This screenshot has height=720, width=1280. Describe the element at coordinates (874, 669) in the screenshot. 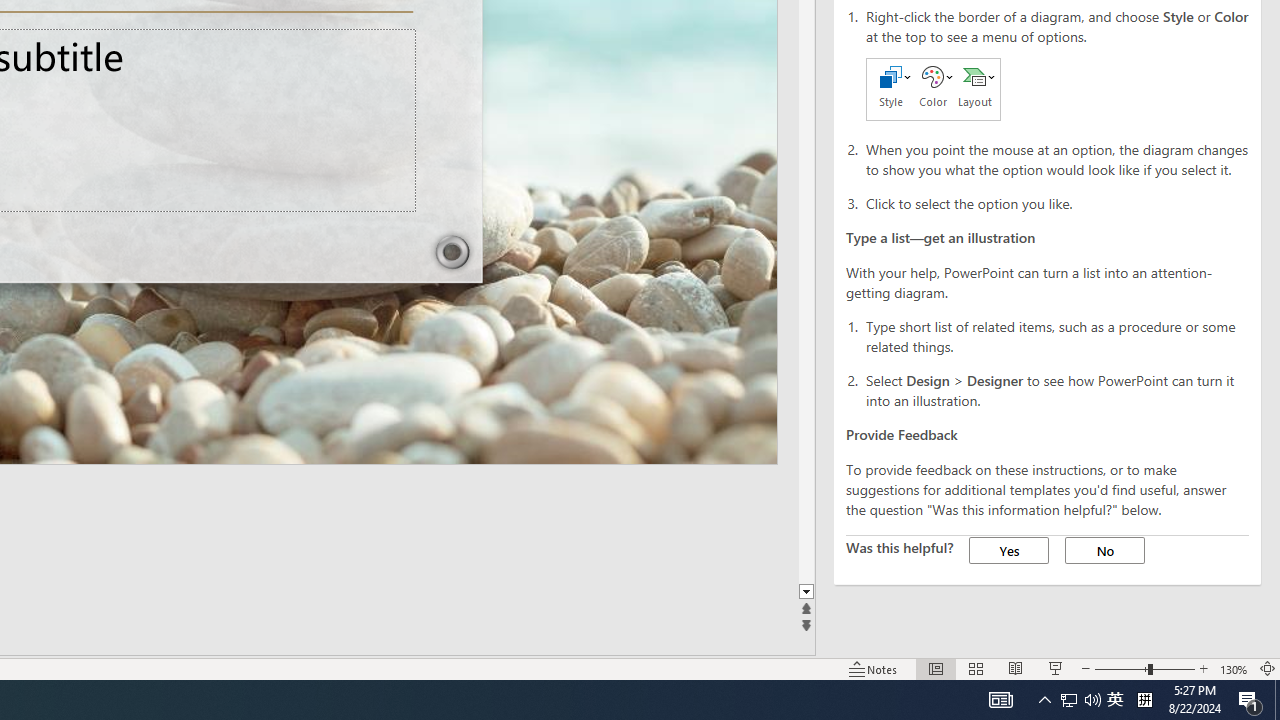

I see `'Notes '` at that location.